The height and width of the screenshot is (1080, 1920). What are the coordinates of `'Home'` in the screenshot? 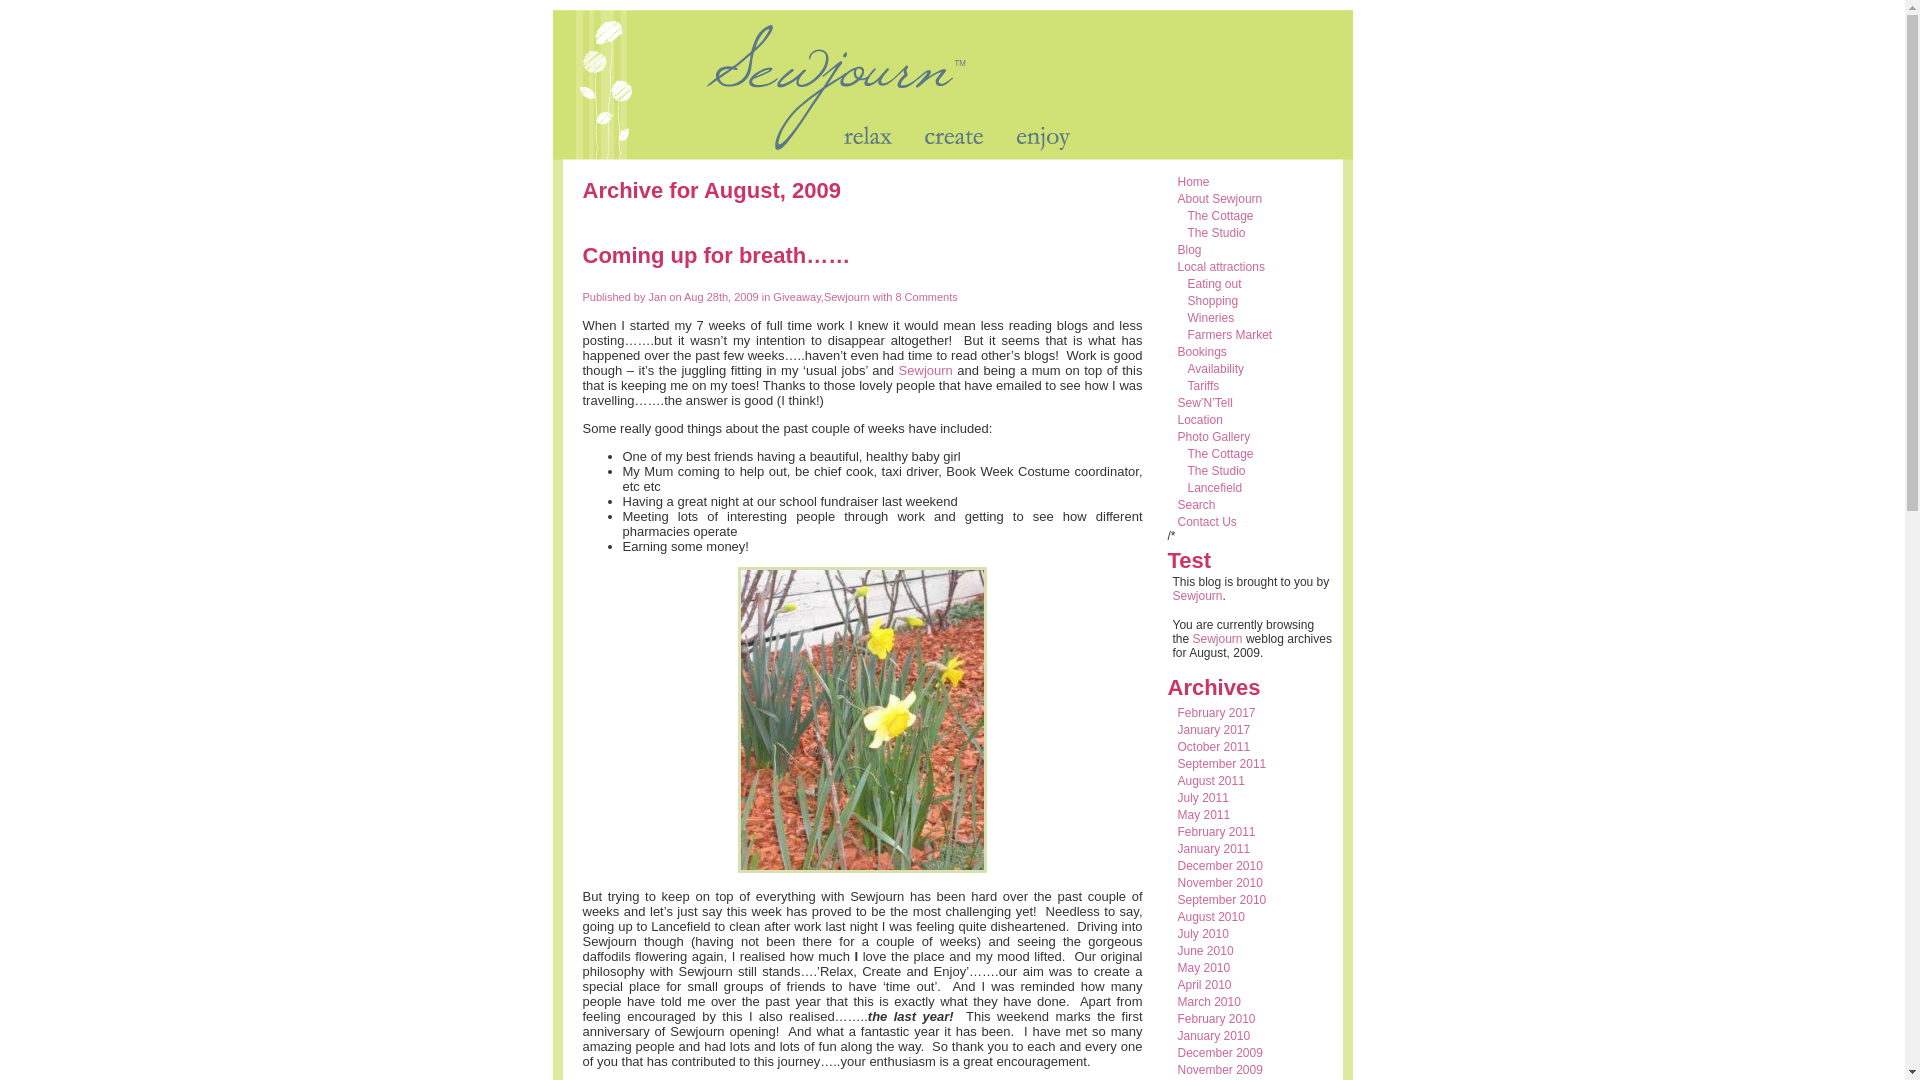 It's located at (1194, 181).